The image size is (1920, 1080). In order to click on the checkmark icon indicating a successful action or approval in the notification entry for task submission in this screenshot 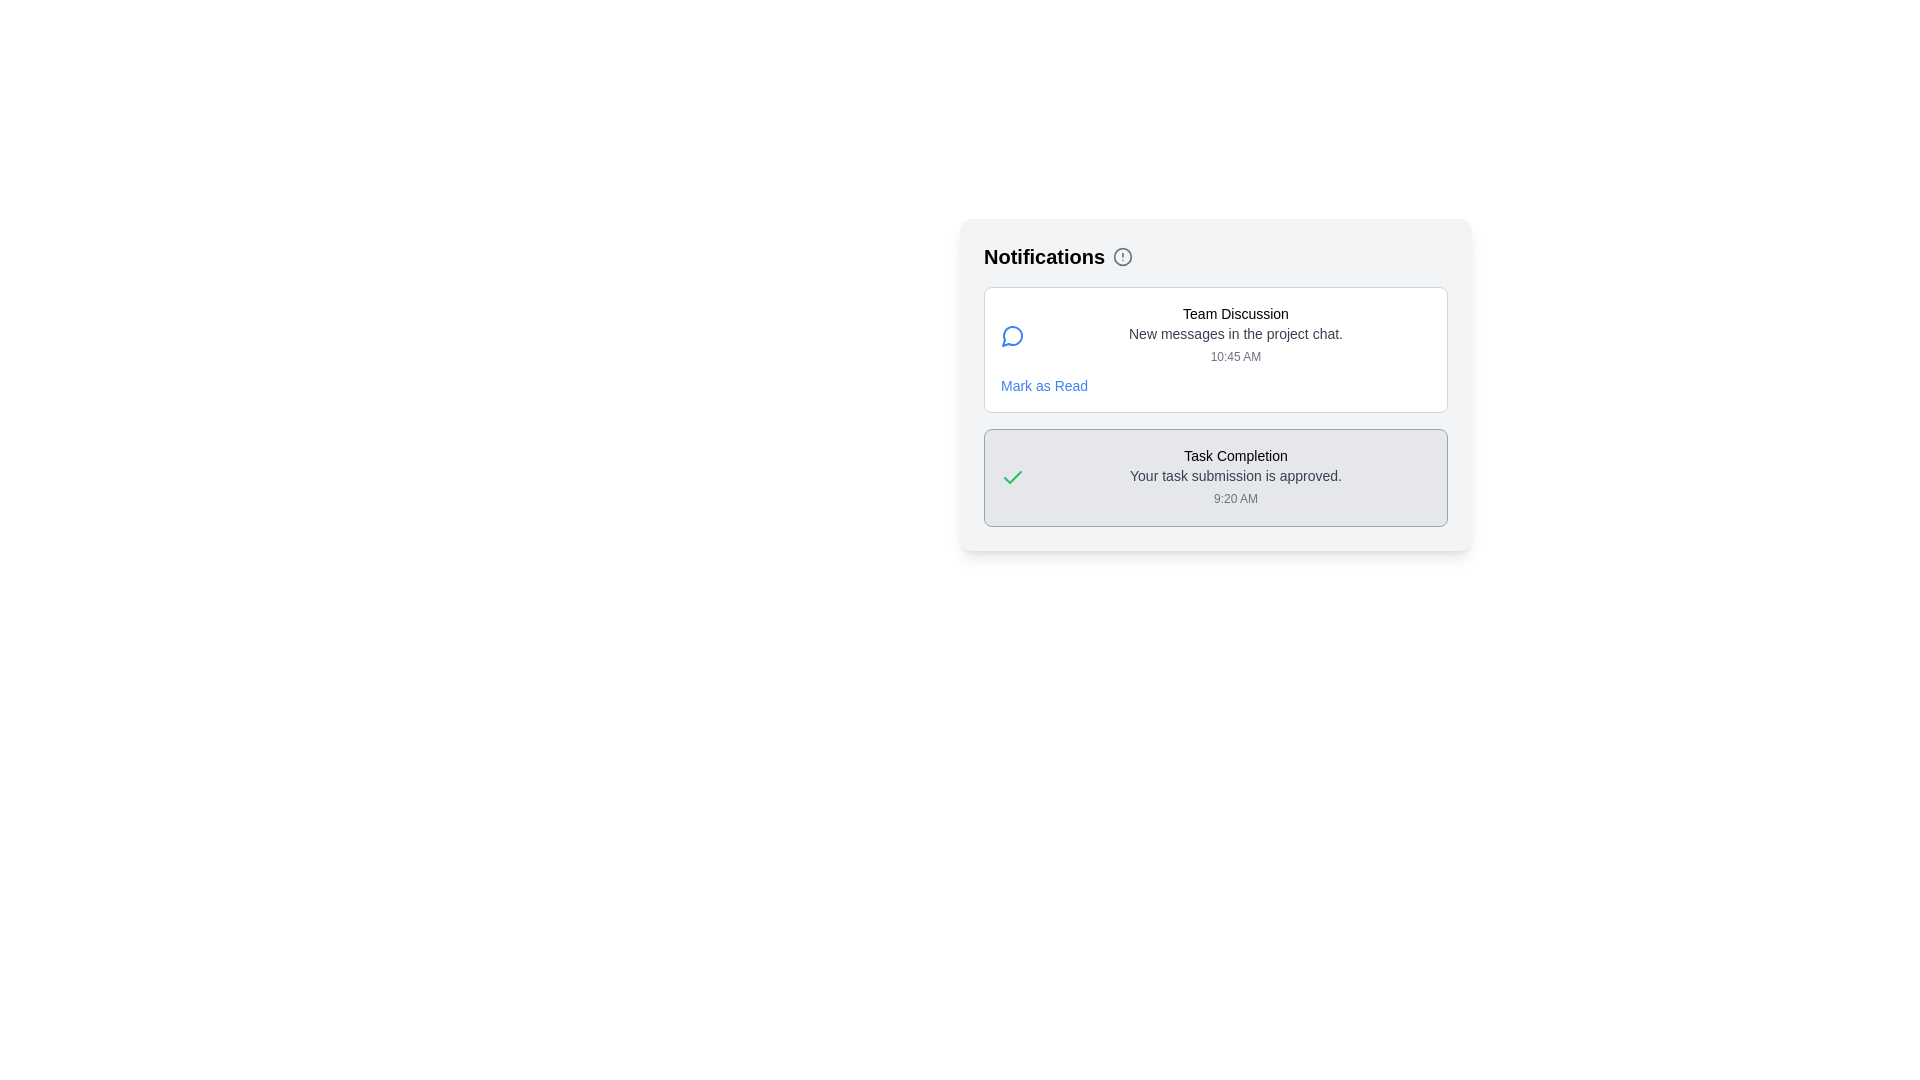, I will do `click(1012, 477)`.